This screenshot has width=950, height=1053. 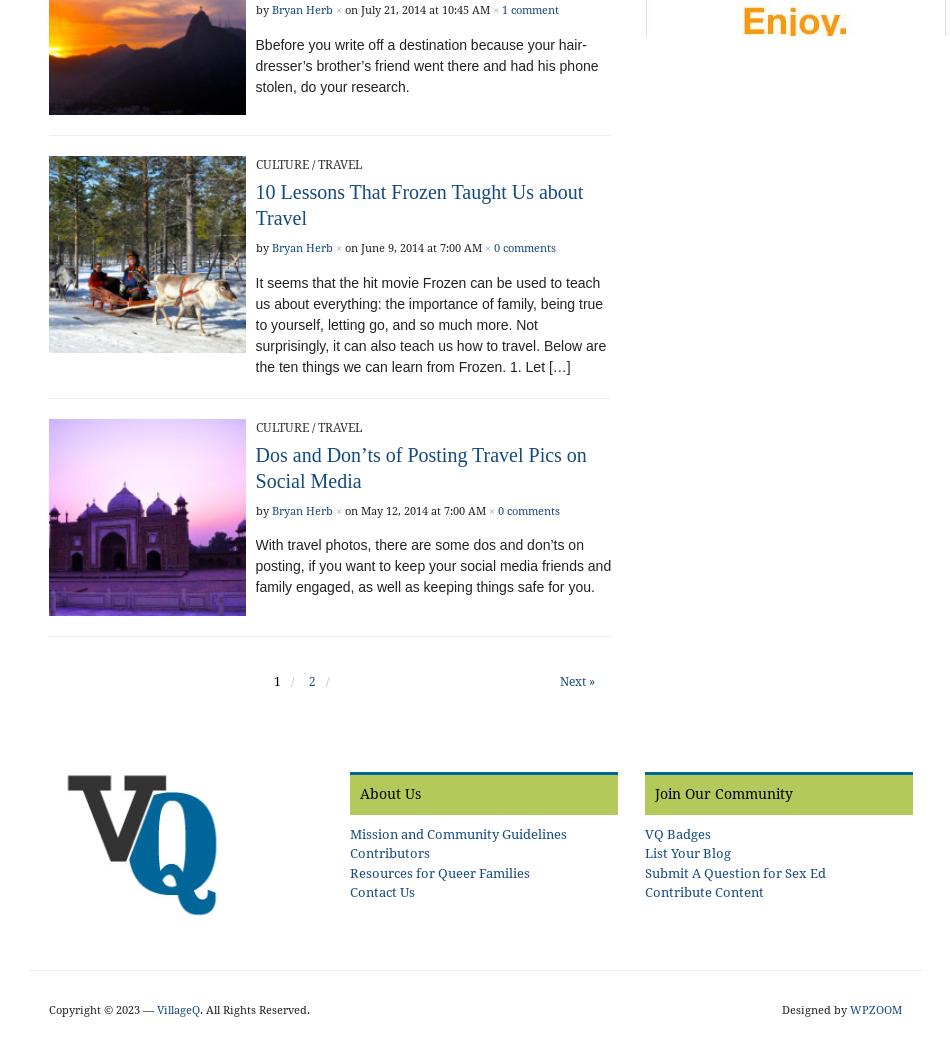 I want to click on 'on May 12, 2014 at 7:00 AM', so click(x=413, y=510).